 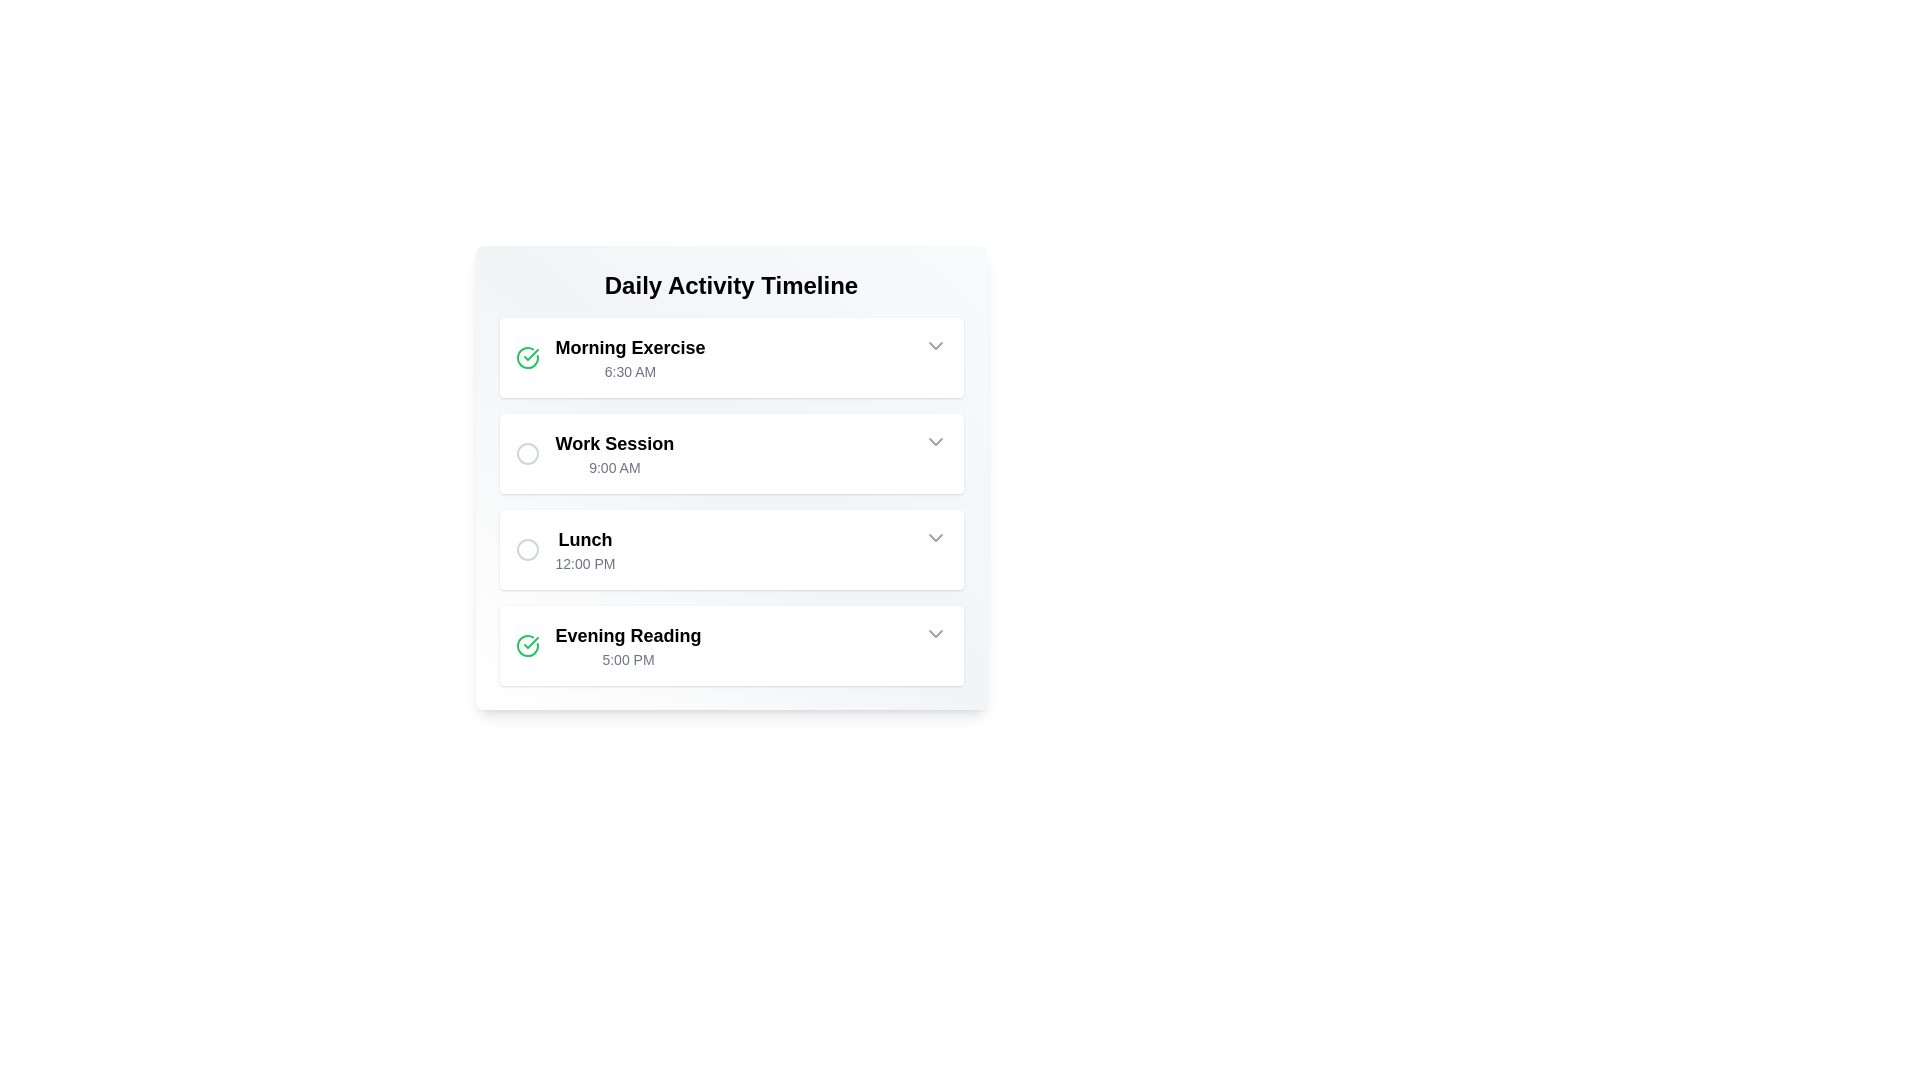 I want to click on the label or title element that provides the main descriptor for the associated timeline entry located in the second section of the timeline list under 'Work Session 9:00 AM', so click(x=613, y=442).